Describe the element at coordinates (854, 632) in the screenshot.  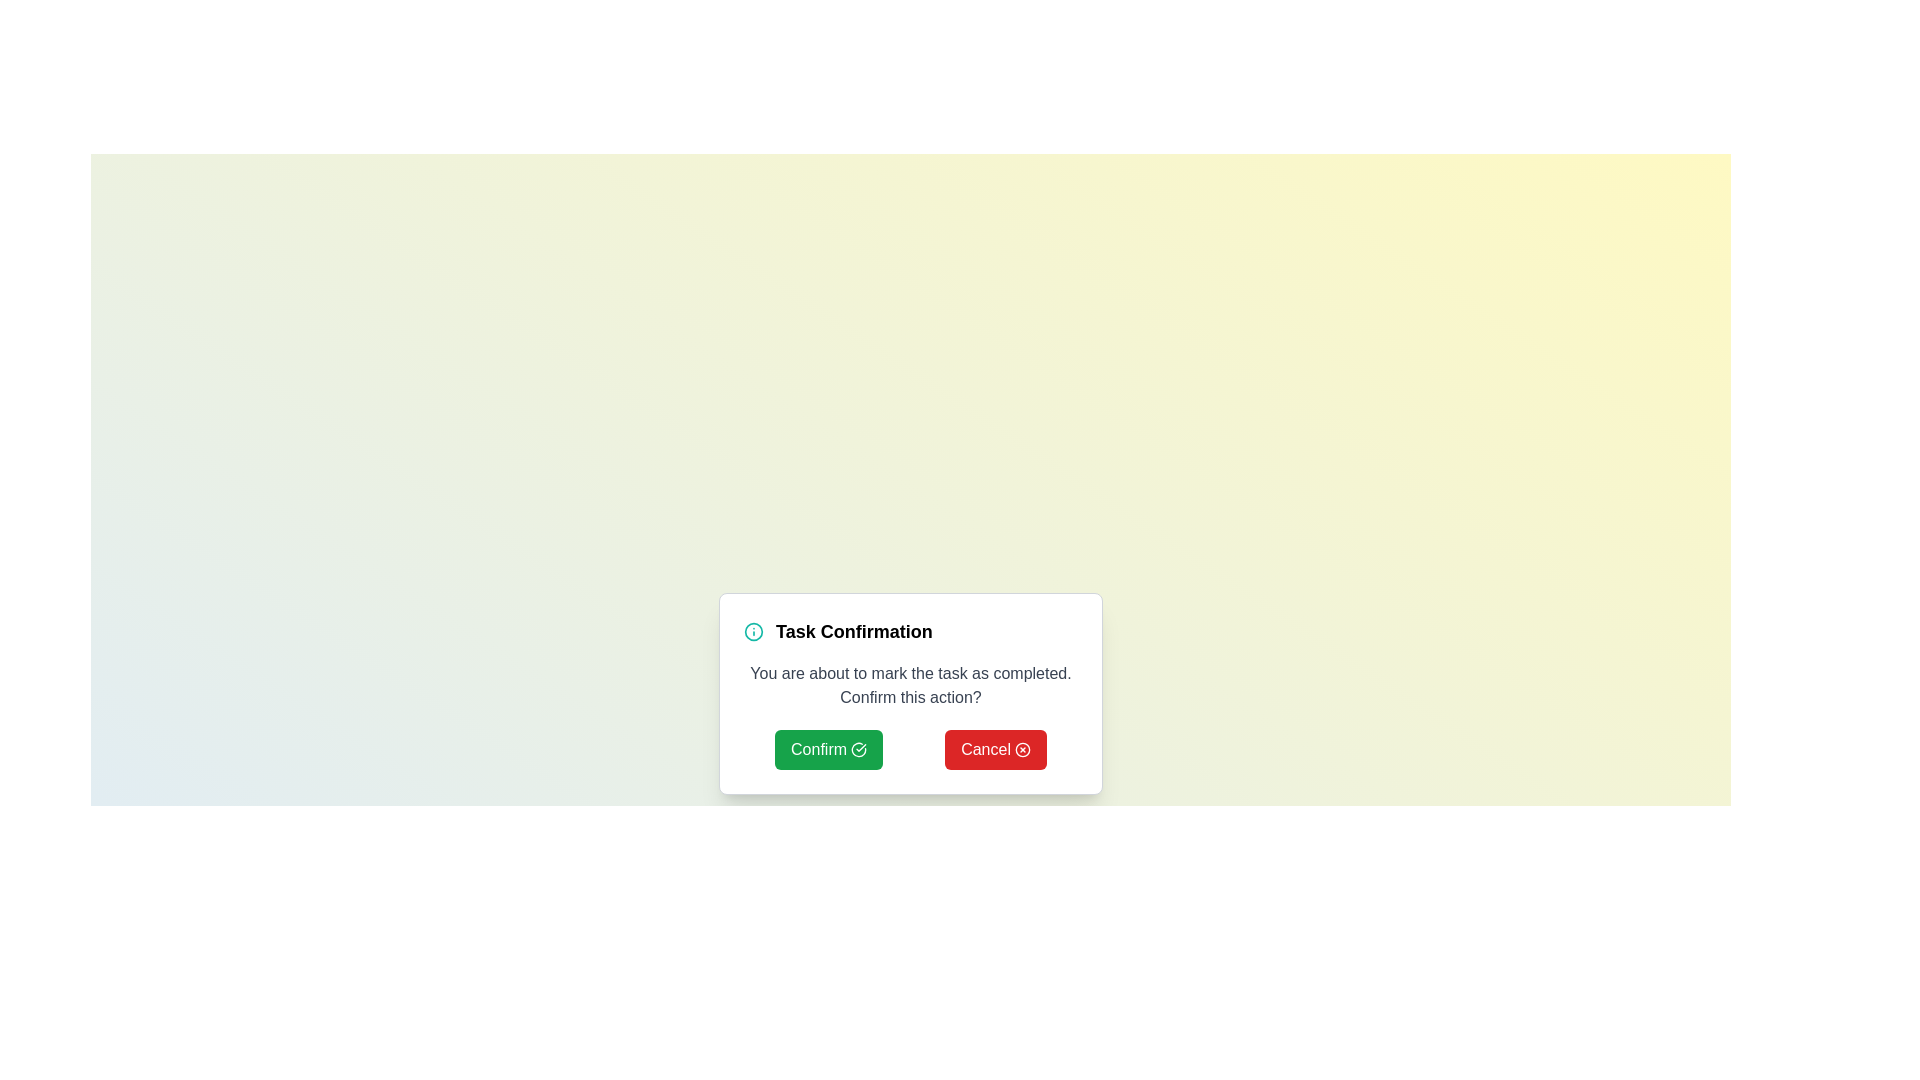
I see `the static text label that serves as the title or header for the dialog box, which is located near the center and slightly to the right of the information icon` at that location.